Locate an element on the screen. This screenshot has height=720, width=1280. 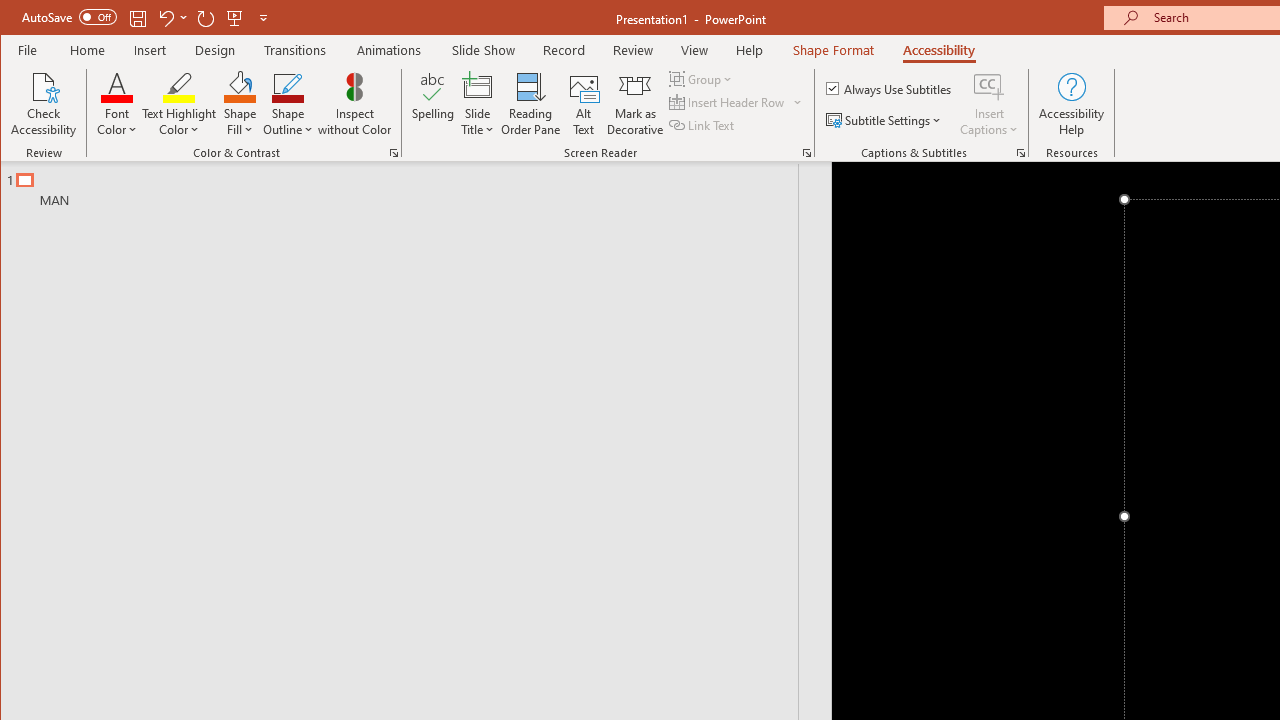
'Shape Format' is located at coordinates (833, 49).